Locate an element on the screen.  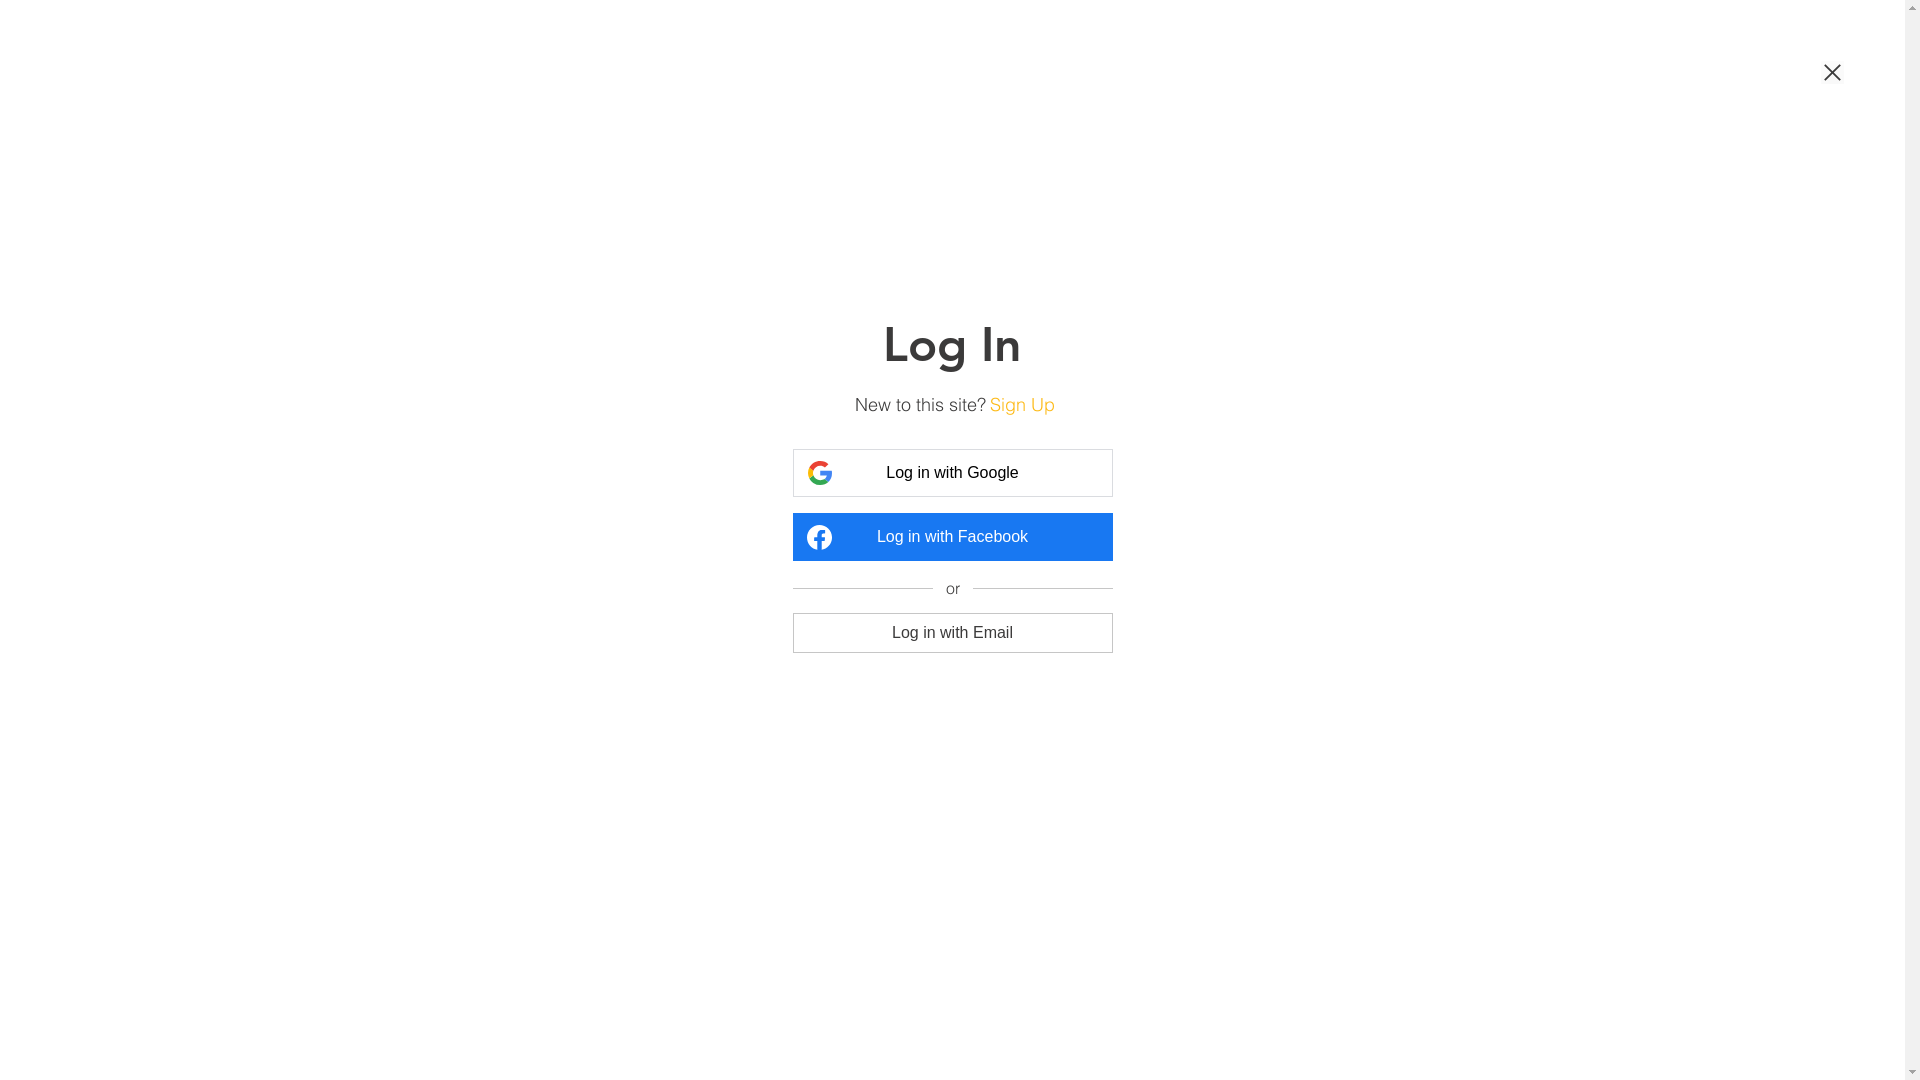
'Log in with Google' is located at coordinates (950, 473).